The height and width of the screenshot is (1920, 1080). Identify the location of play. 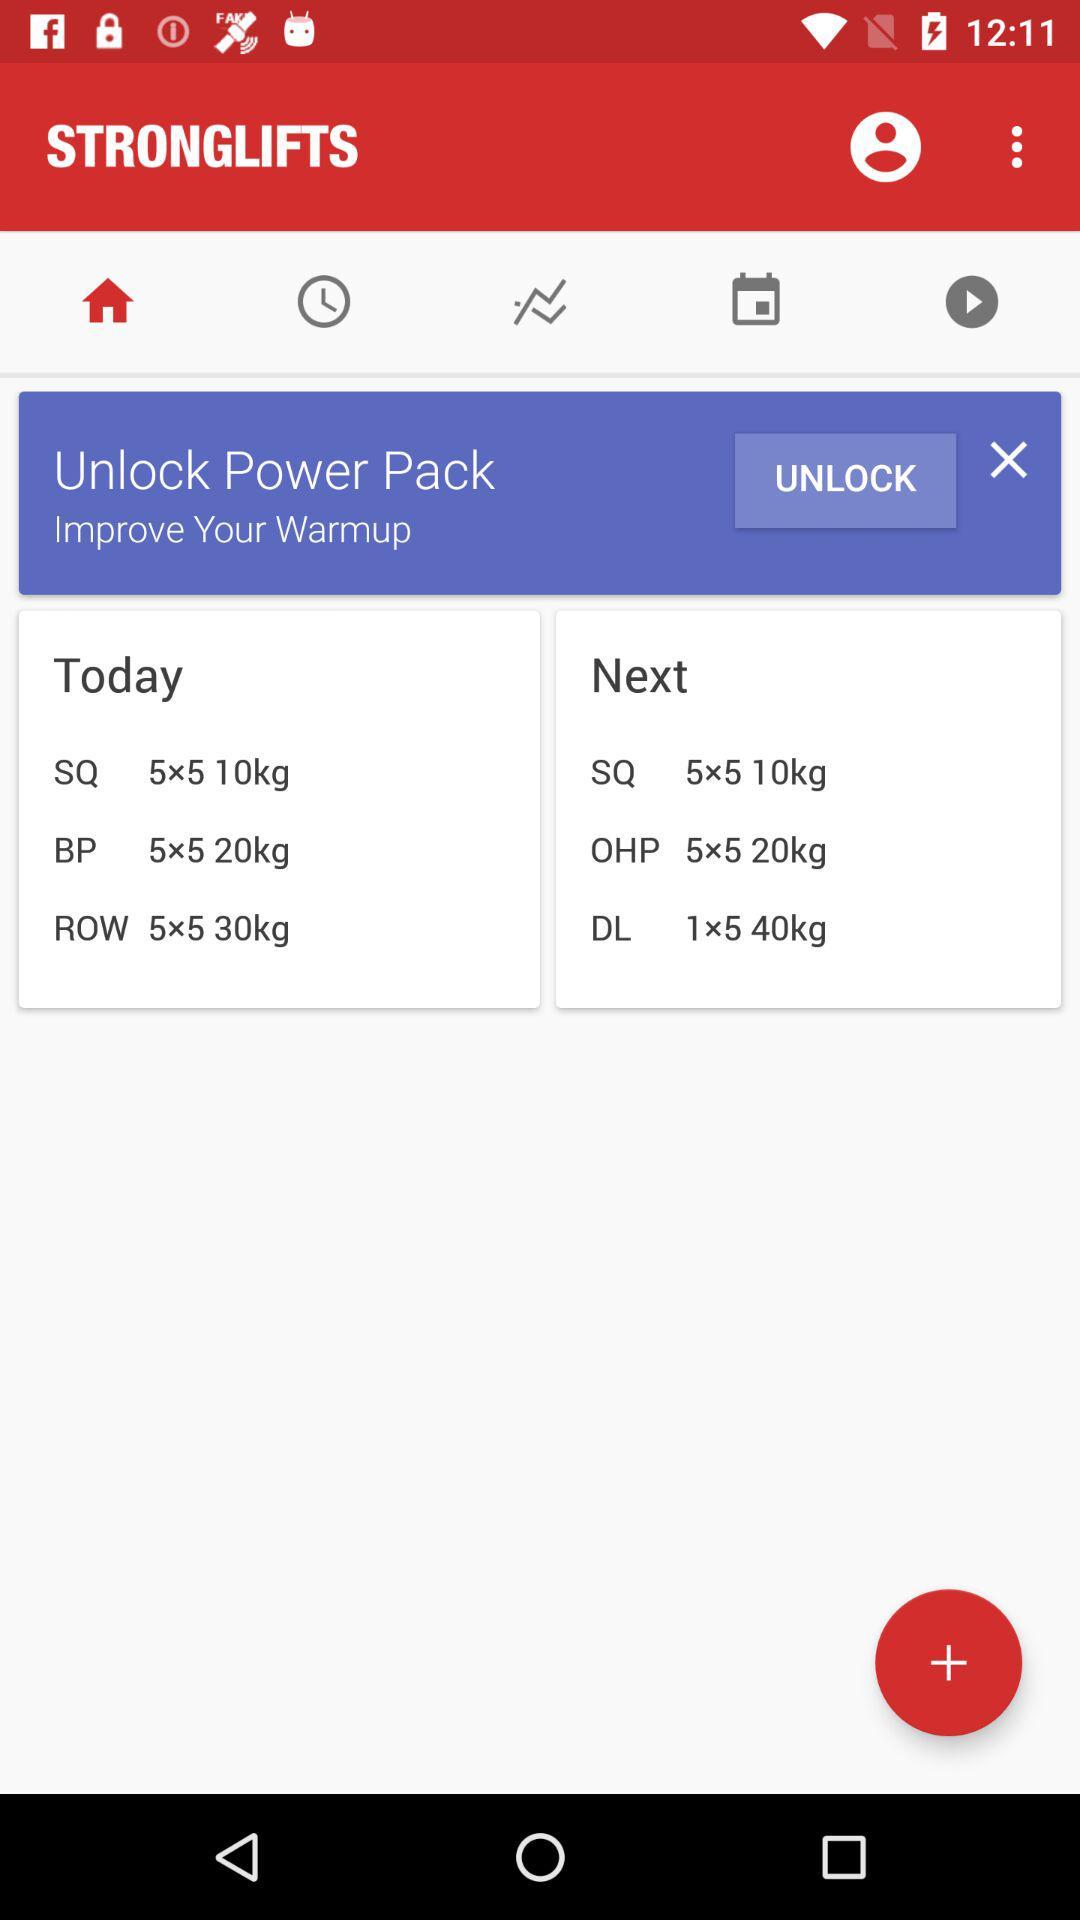
(971, 300).